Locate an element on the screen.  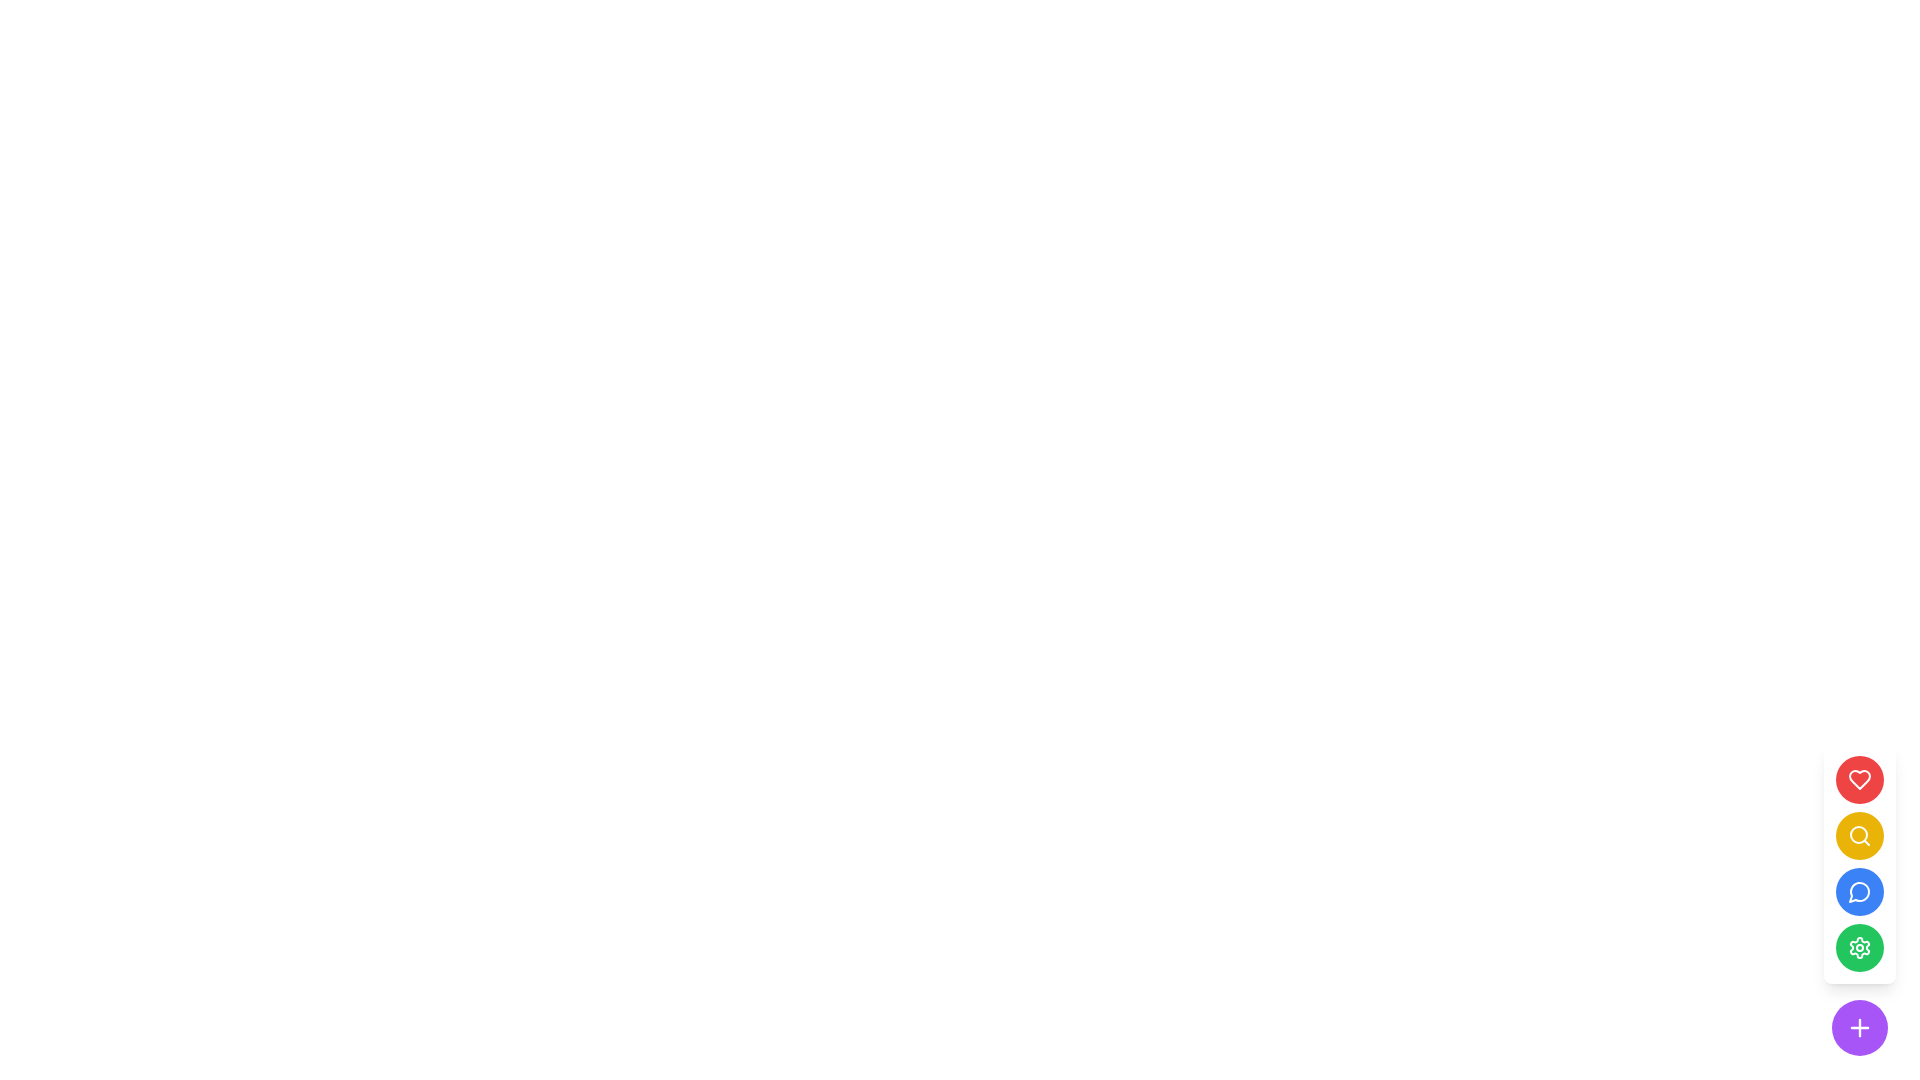
the circular graphical element within the search icon, which has a yellow fill and is positioned second from the top among interactive buttons is located at coordinates (1857, 834).